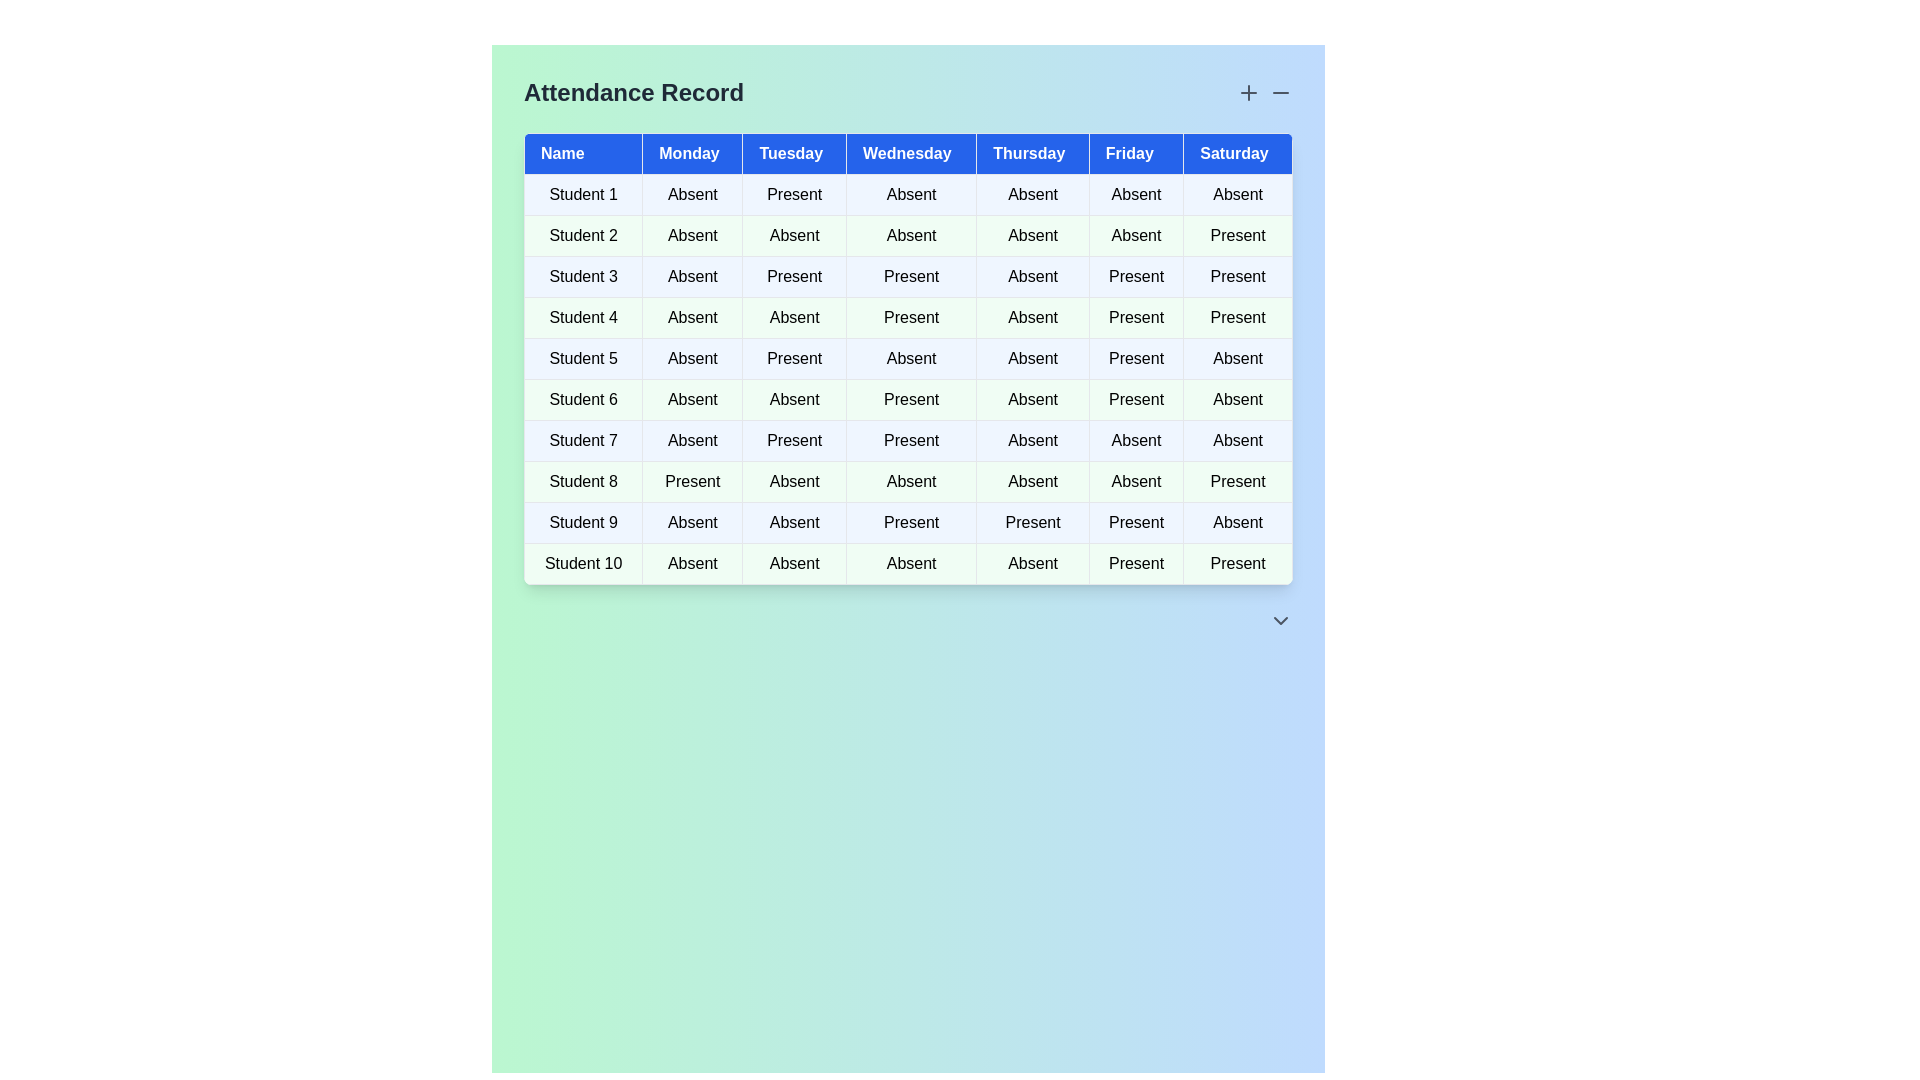  I want to click on the 'Minus' icon to remove a record, so click(1281, 92).